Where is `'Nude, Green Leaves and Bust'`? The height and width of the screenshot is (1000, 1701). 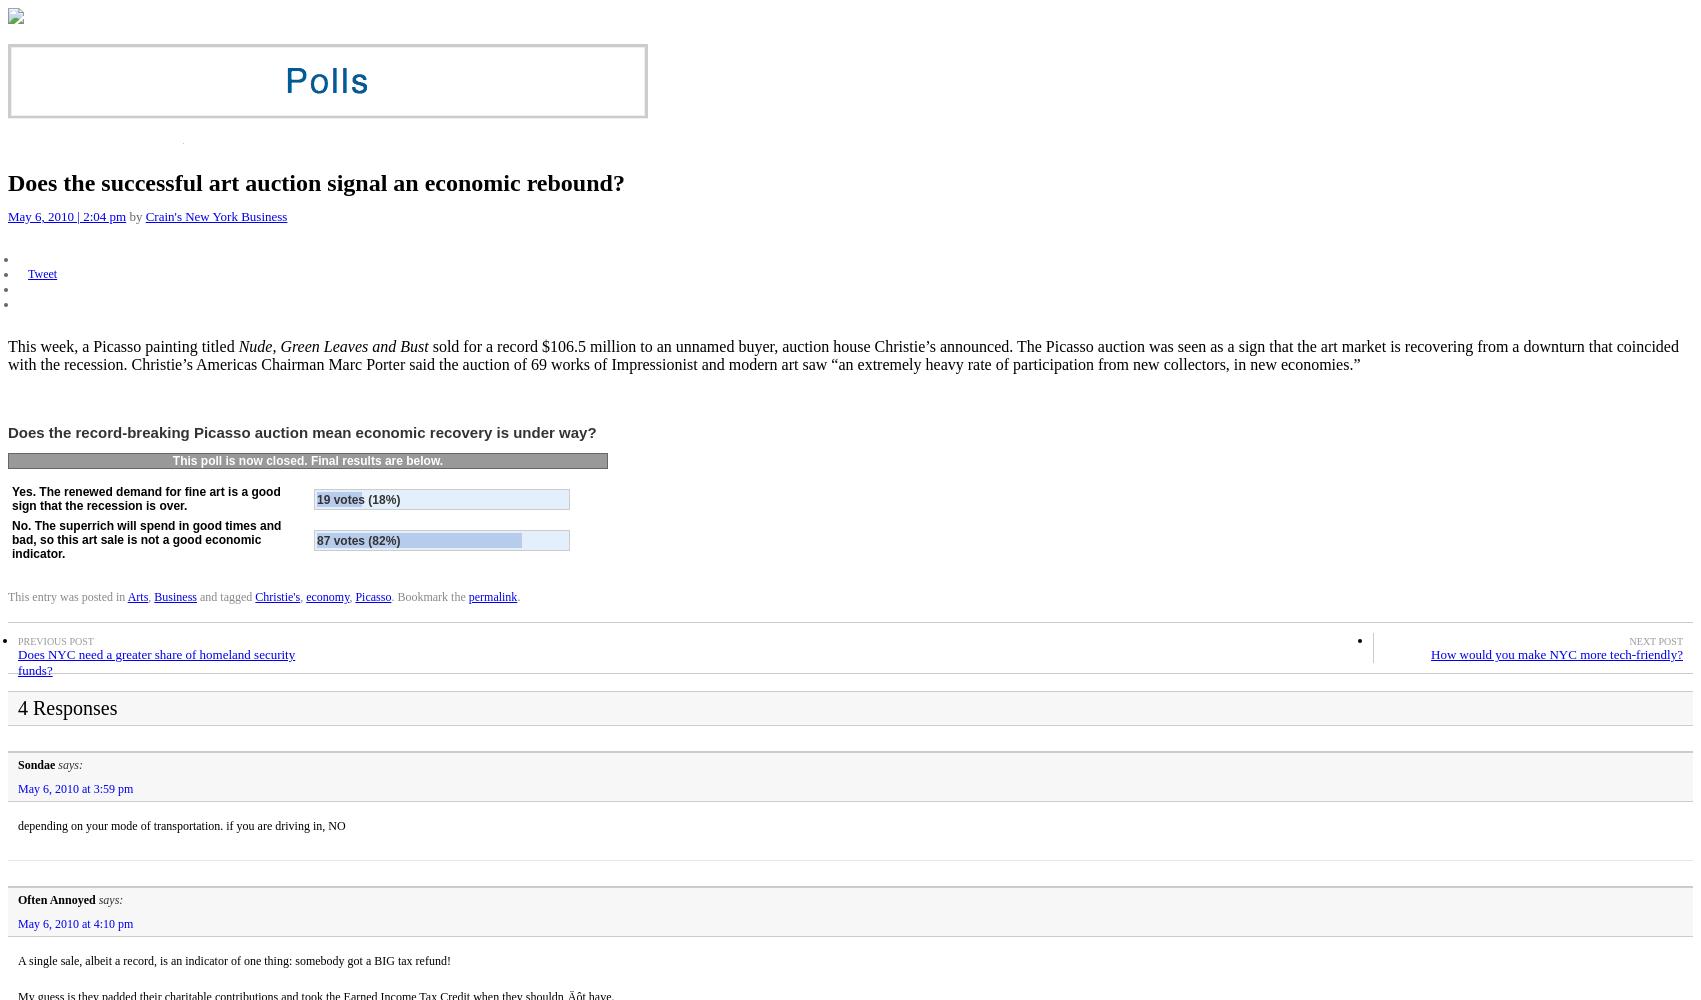 'Nude, Green Leaves and Bust' is located at coordinates (333, 345).